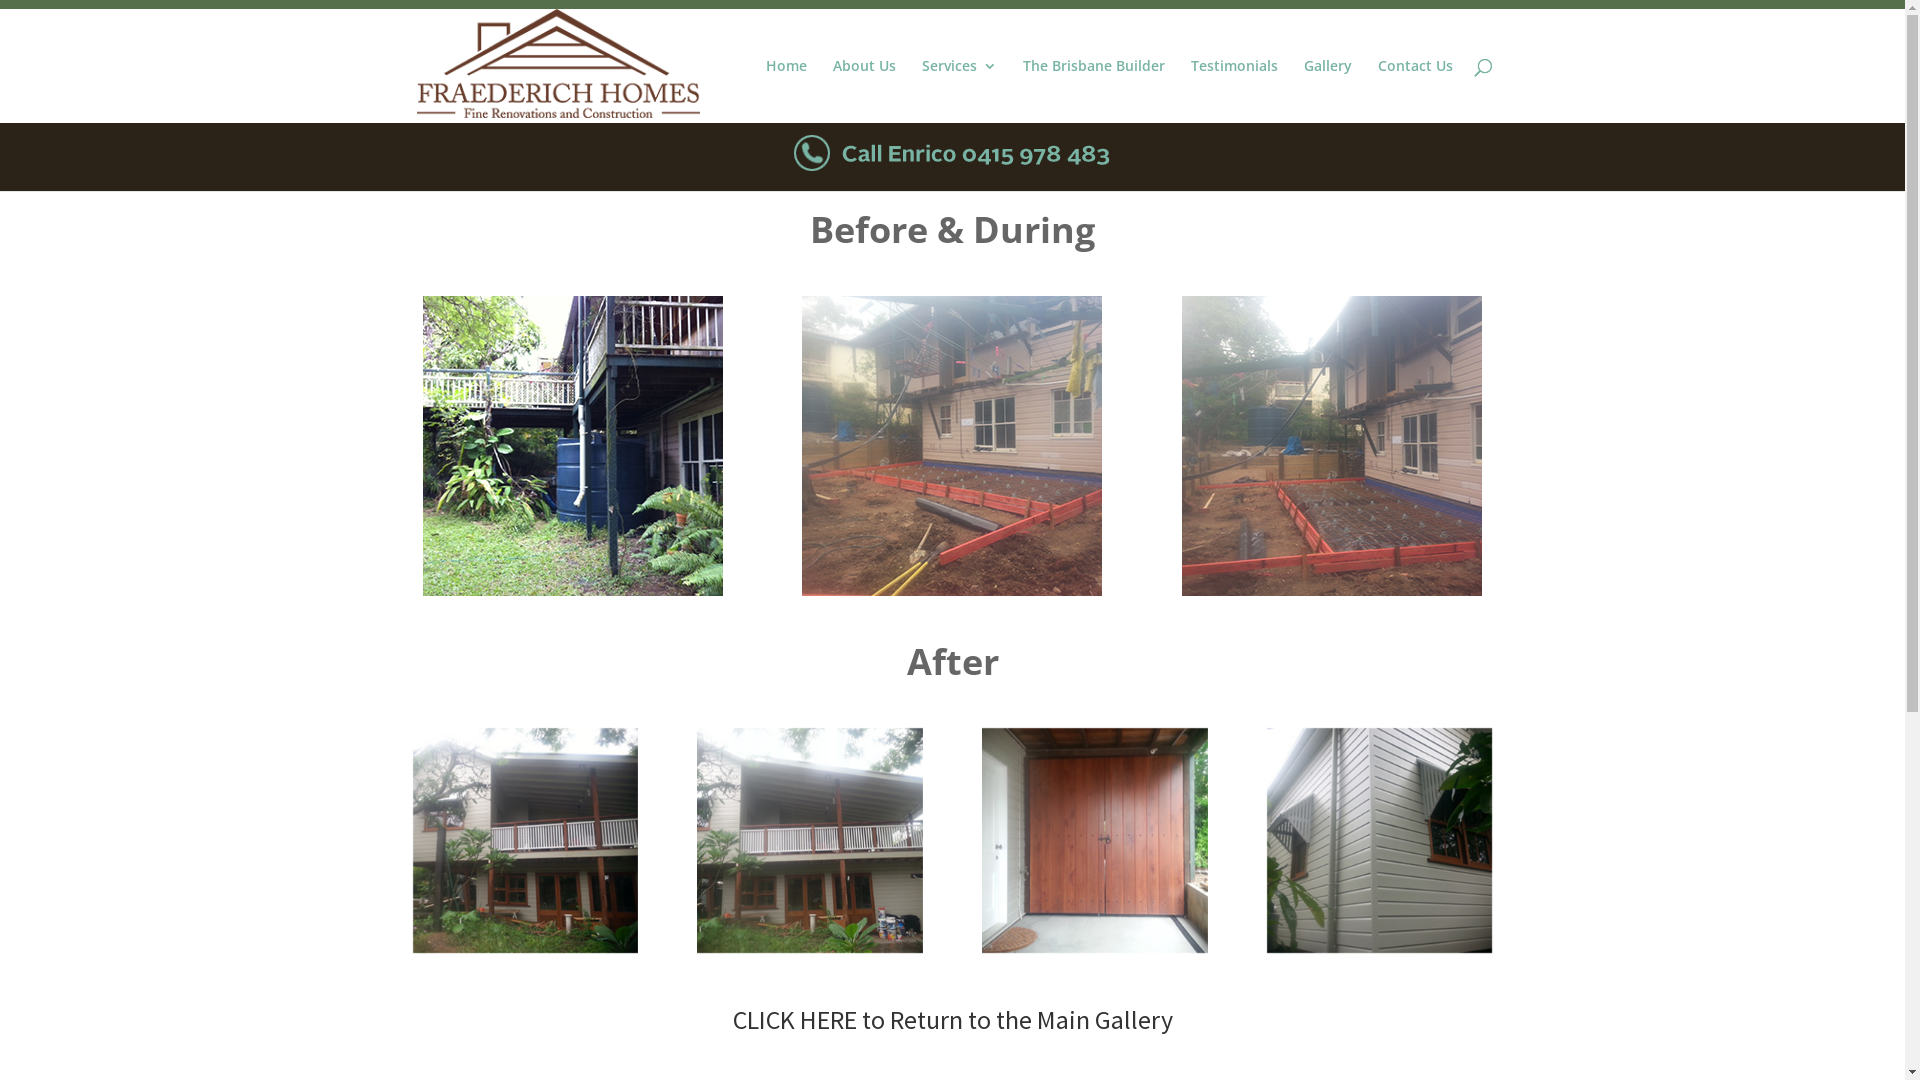 The height and width of the screenshot is (1080, 1920). Describe the element at coordinates (1181, 445) in the screenshot. I see `'Extend Upstairs and Down During 02'` at that location.